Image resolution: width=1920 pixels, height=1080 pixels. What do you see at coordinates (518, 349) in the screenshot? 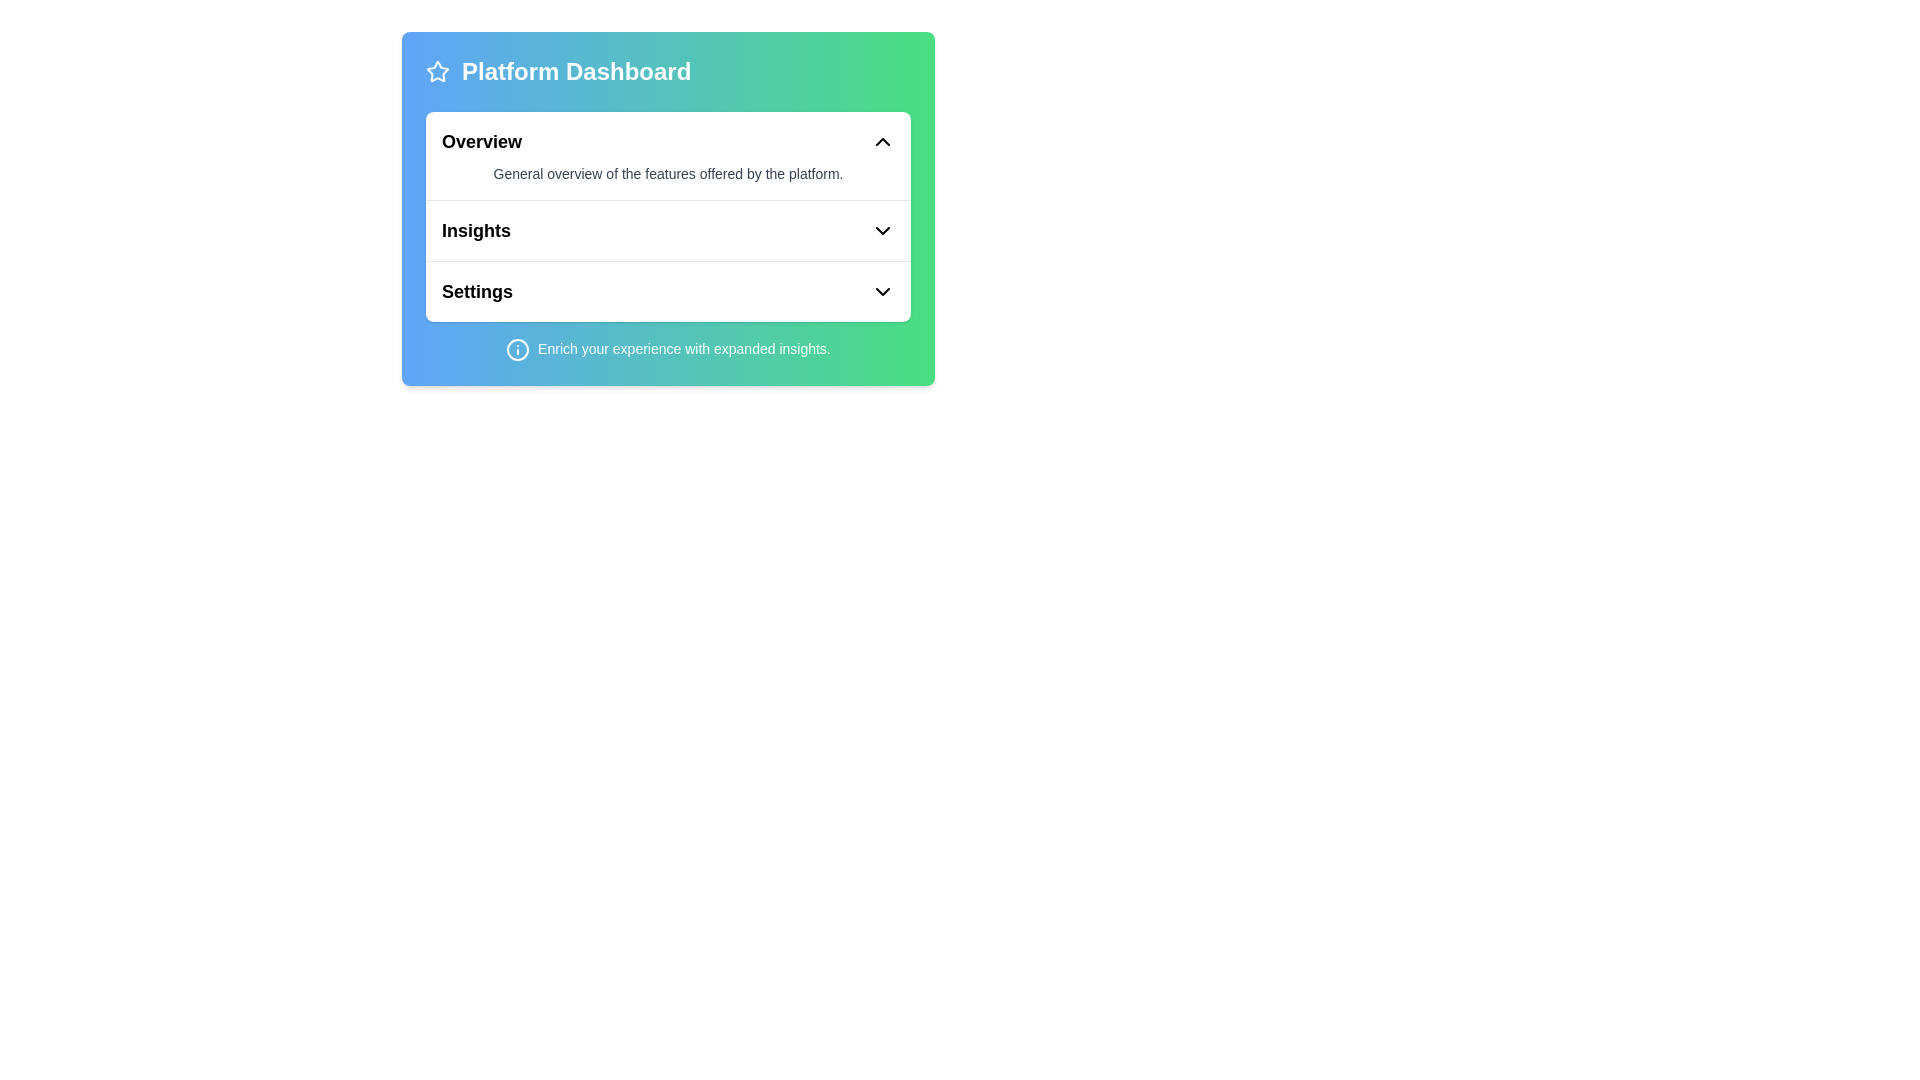
I see `the first SVG circle in the icon group located near the bottom-right of the 'Platform Dashboard' card, adjacent to the text 'Enrich your experience with expanded insights.'` at bounding box center [518, 349].